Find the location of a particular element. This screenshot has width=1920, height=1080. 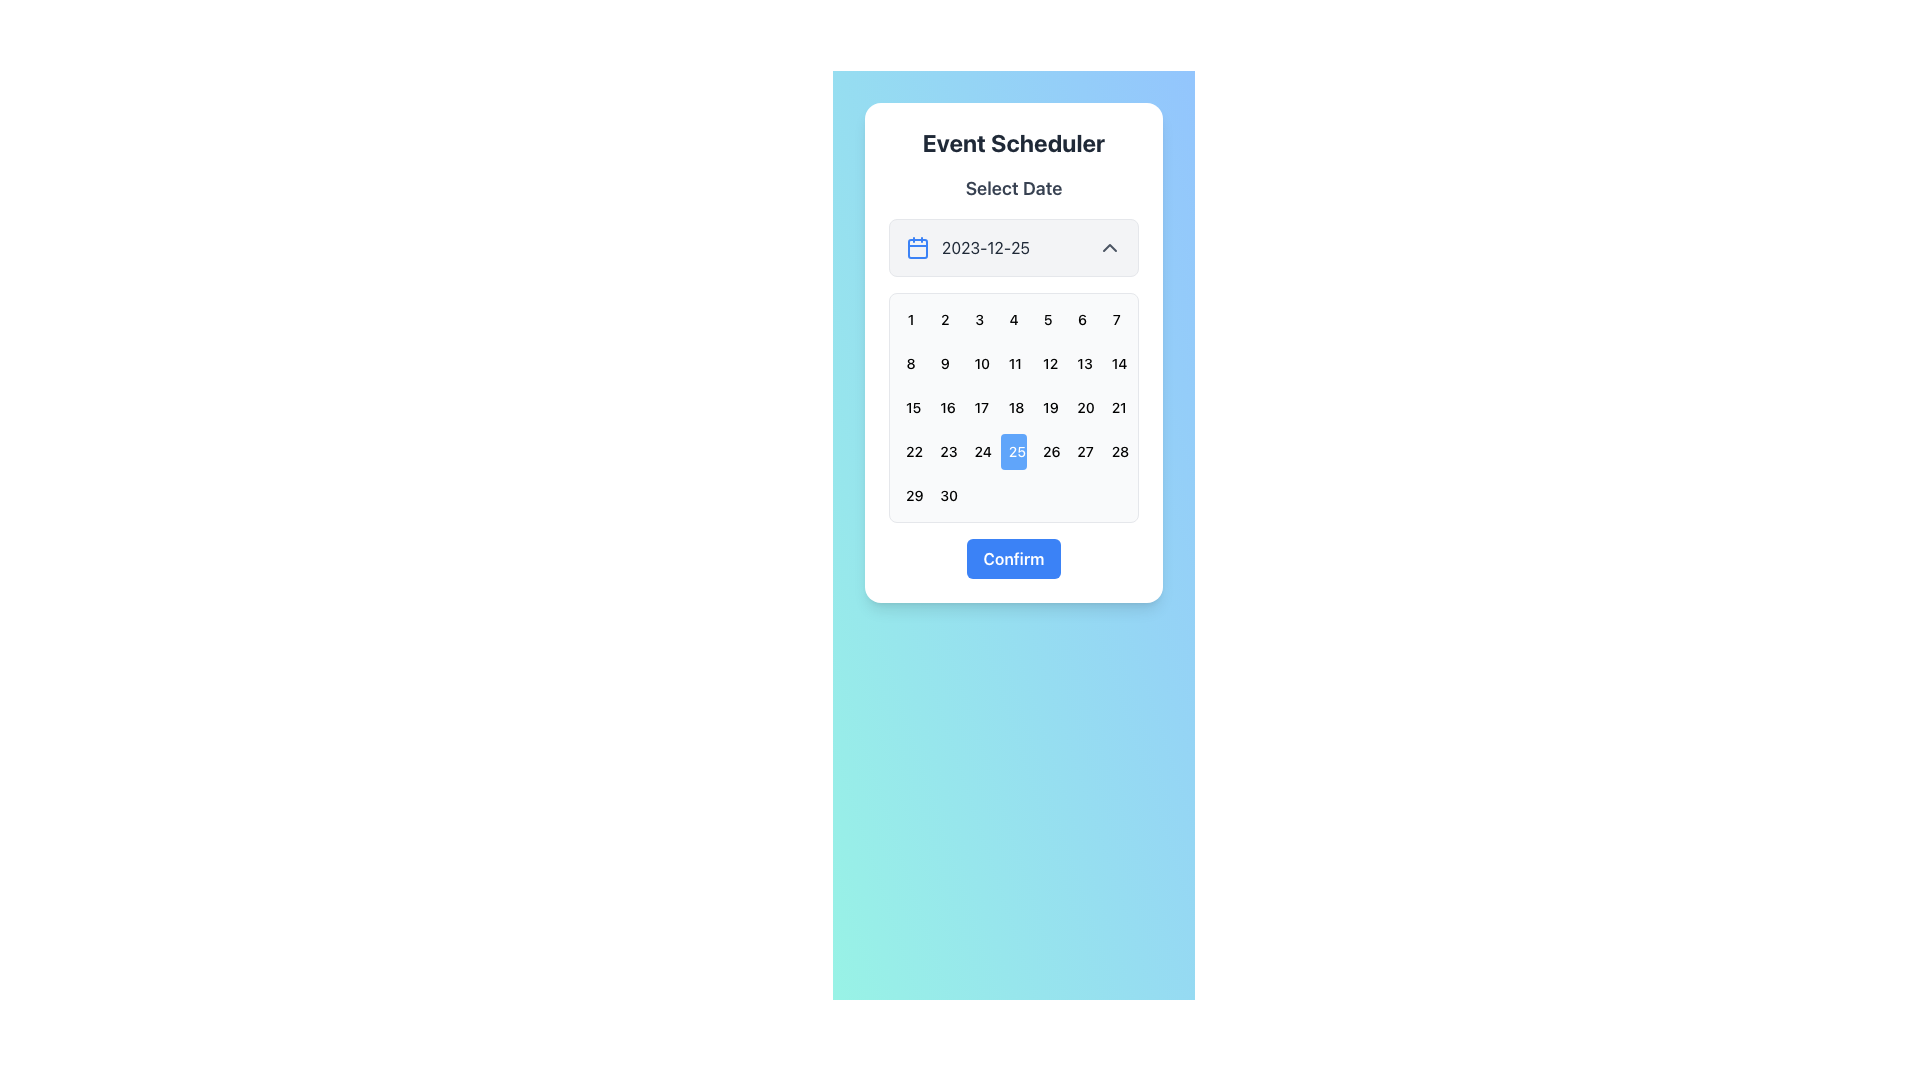

the rounded rectangular button with the number '27' in the date selection grid of the calendar interface is located at coordinates (1081, 451).